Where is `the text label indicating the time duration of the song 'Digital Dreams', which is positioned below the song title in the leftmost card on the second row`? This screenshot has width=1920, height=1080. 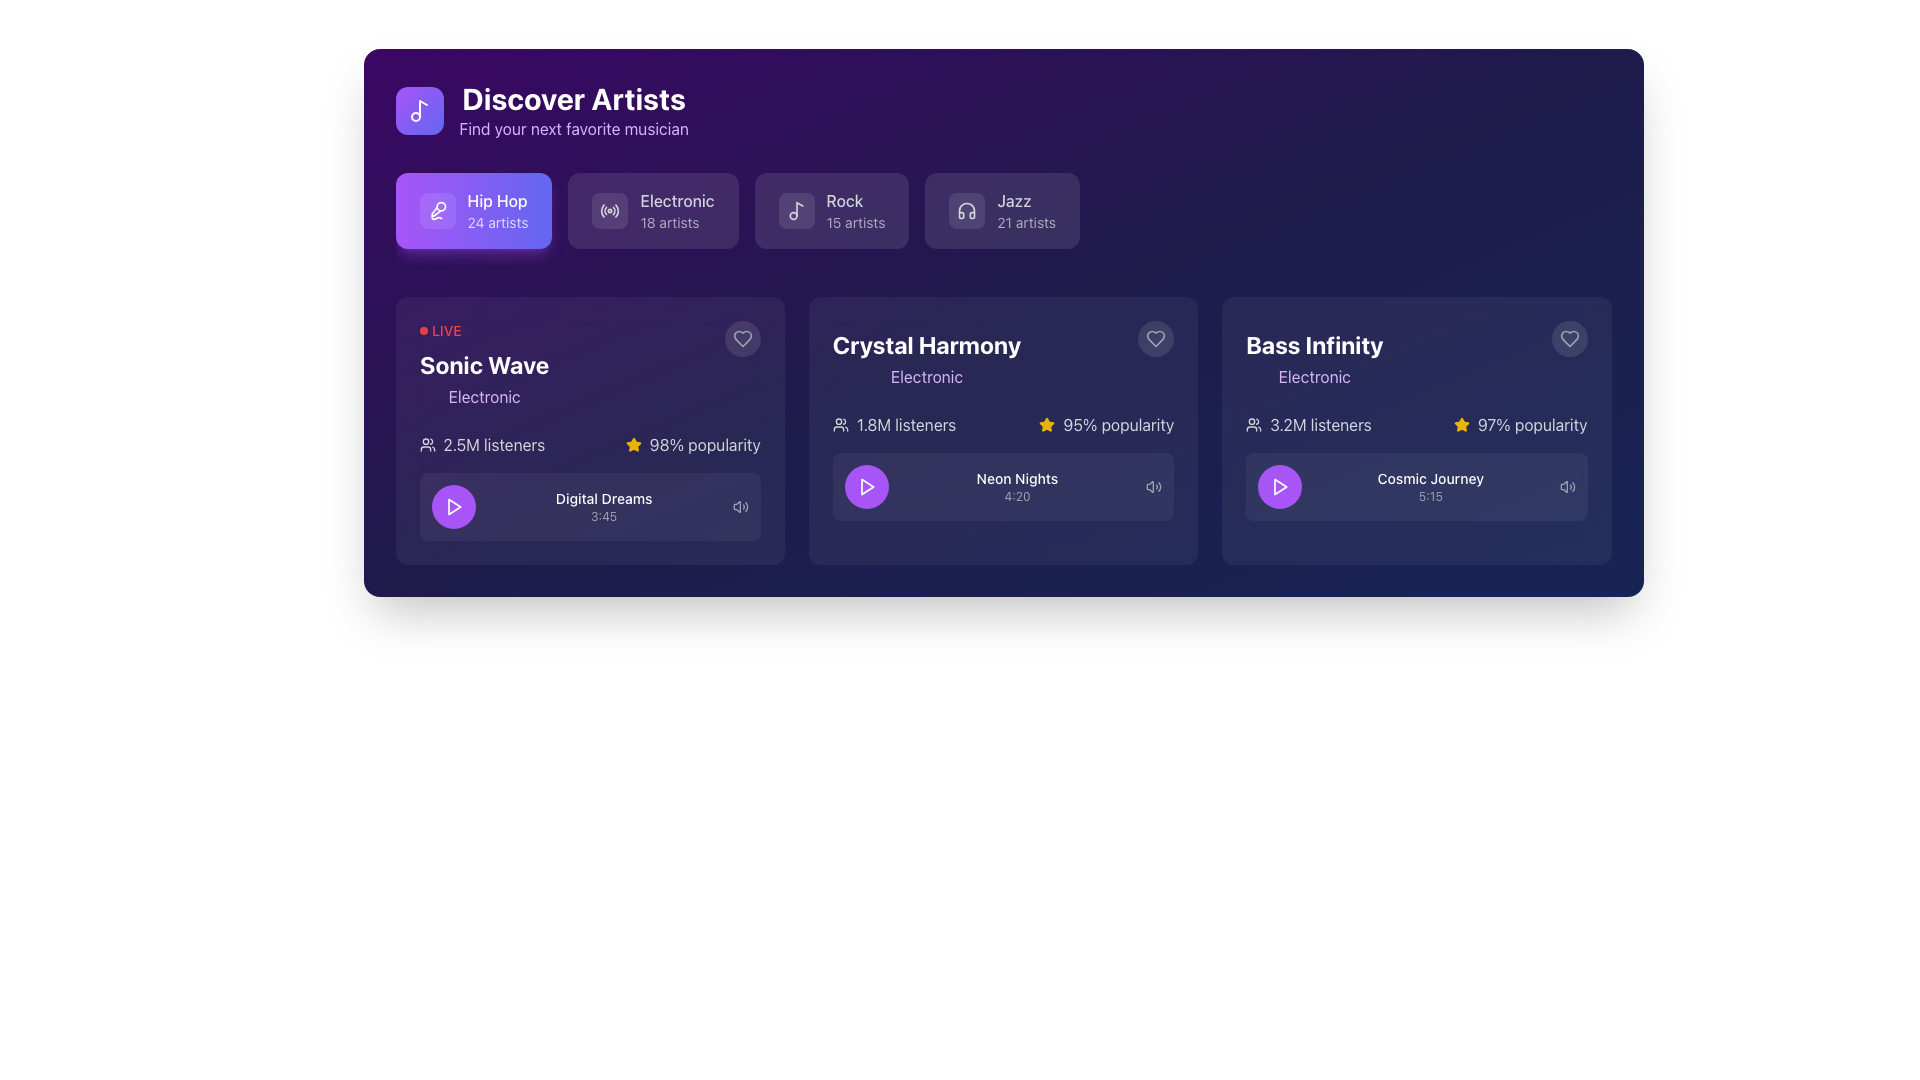
the text label indicating the time duration of the song 'Digital Dreams', which is positioned below the song title in the leftmost card on the second row is located at coordinates (603, 515).